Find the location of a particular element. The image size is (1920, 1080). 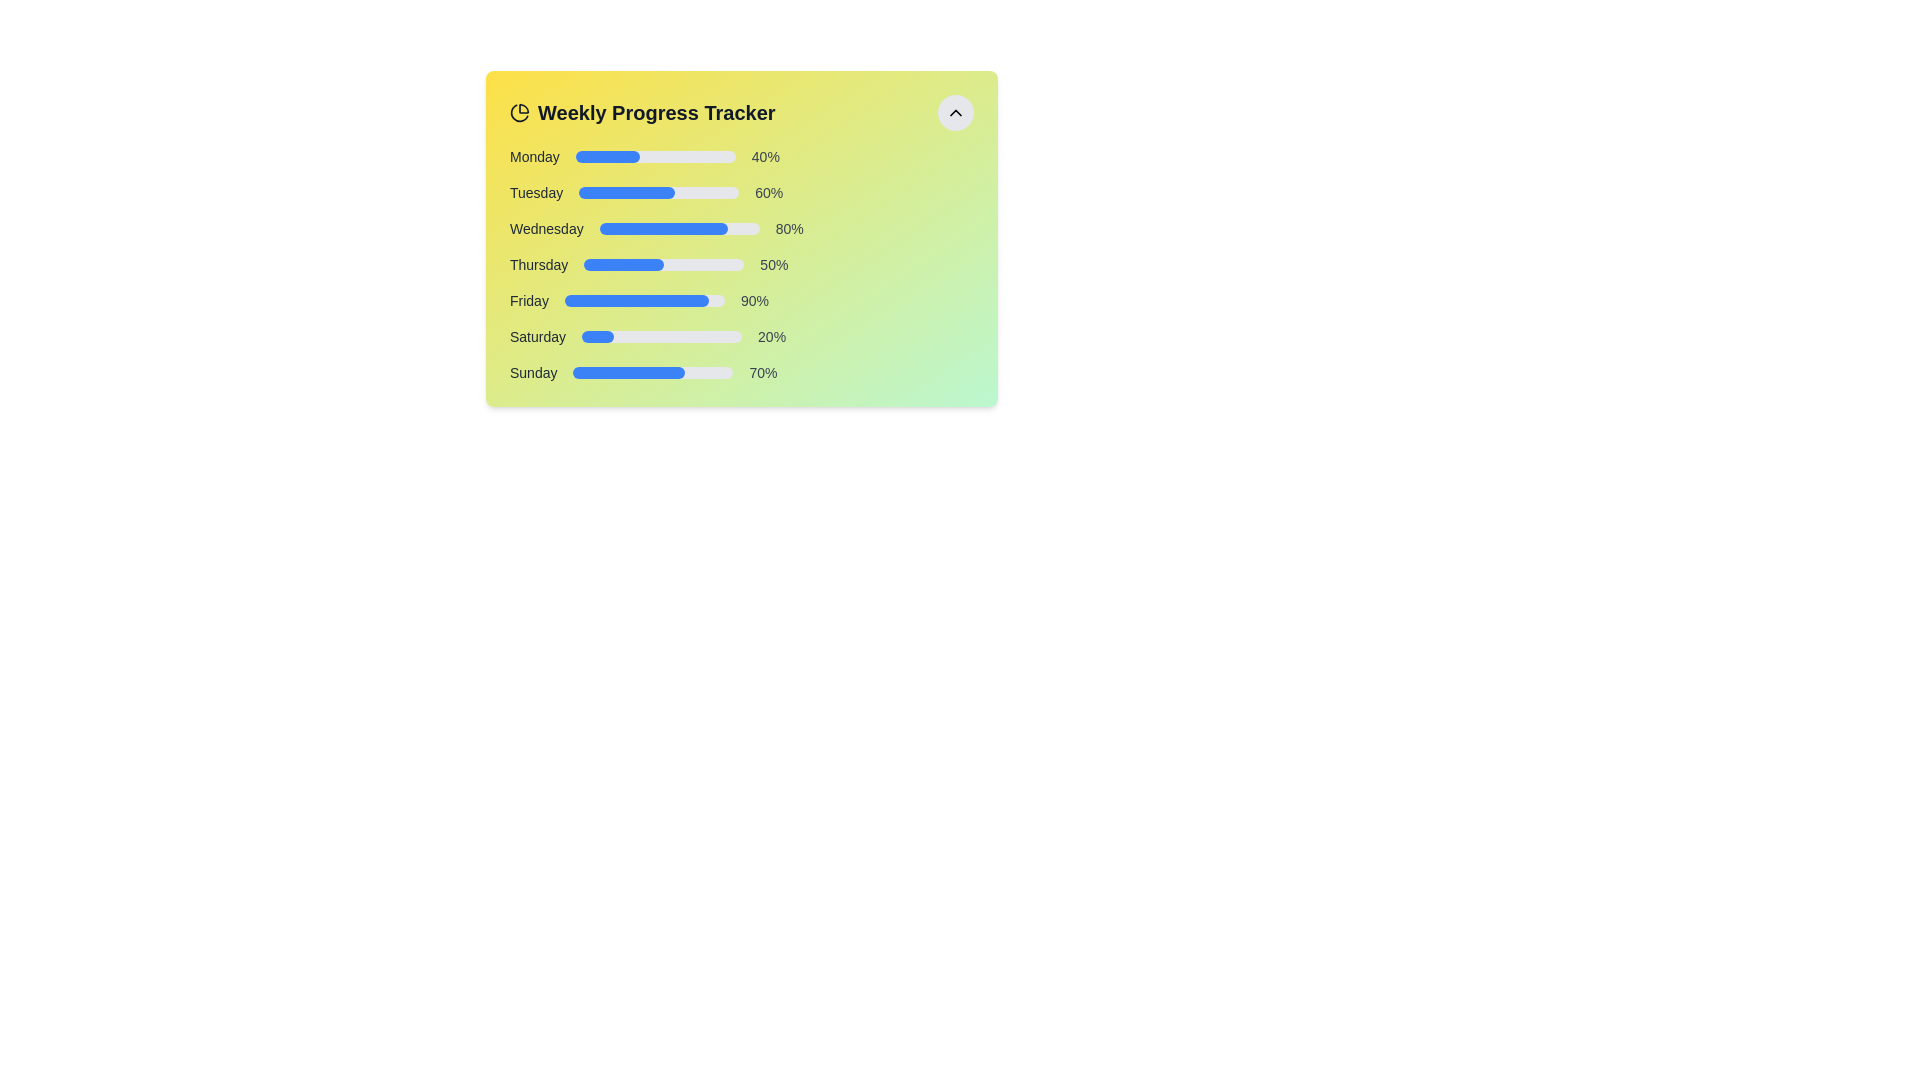

the static text displaying '40%' located next to the blue progress bar for 'Monday' in the weekly tracker table is located at coordinates (764, 156).